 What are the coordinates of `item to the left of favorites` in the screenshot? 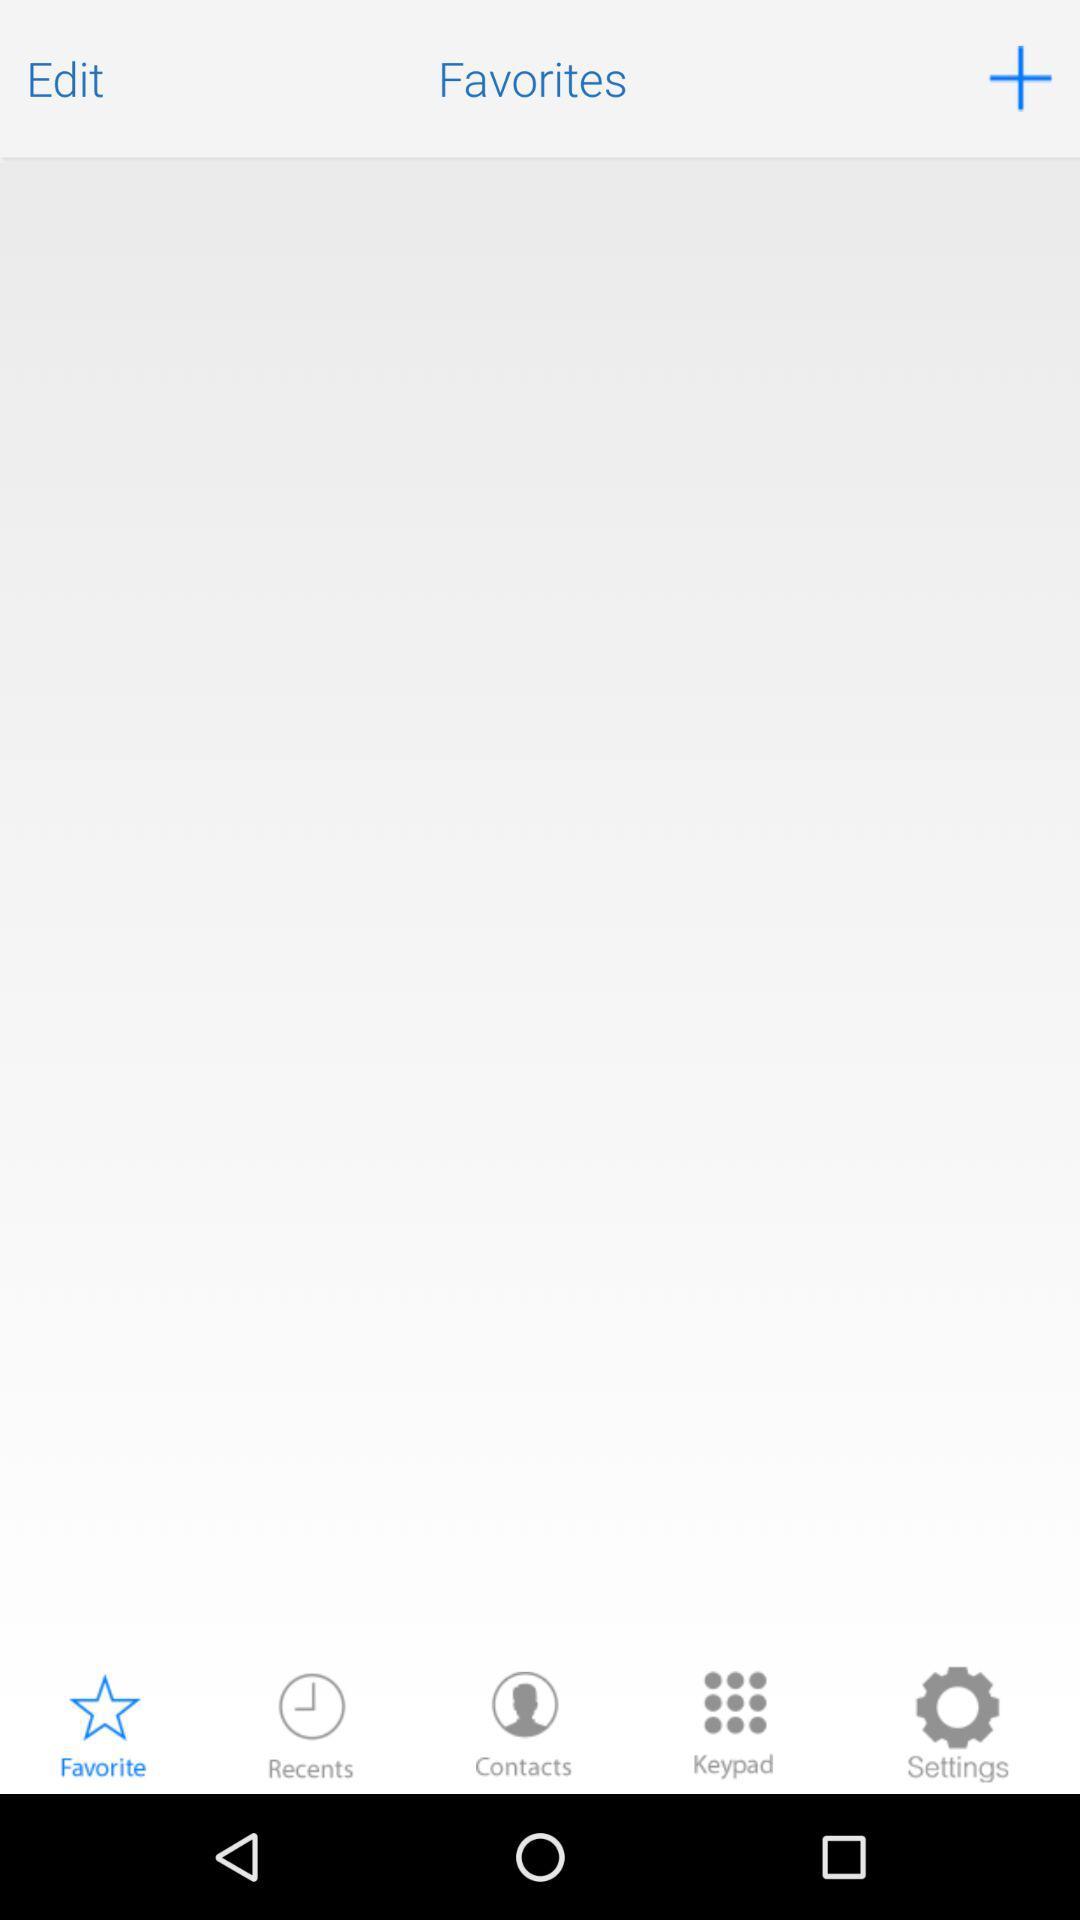 It's located at (64, 78).